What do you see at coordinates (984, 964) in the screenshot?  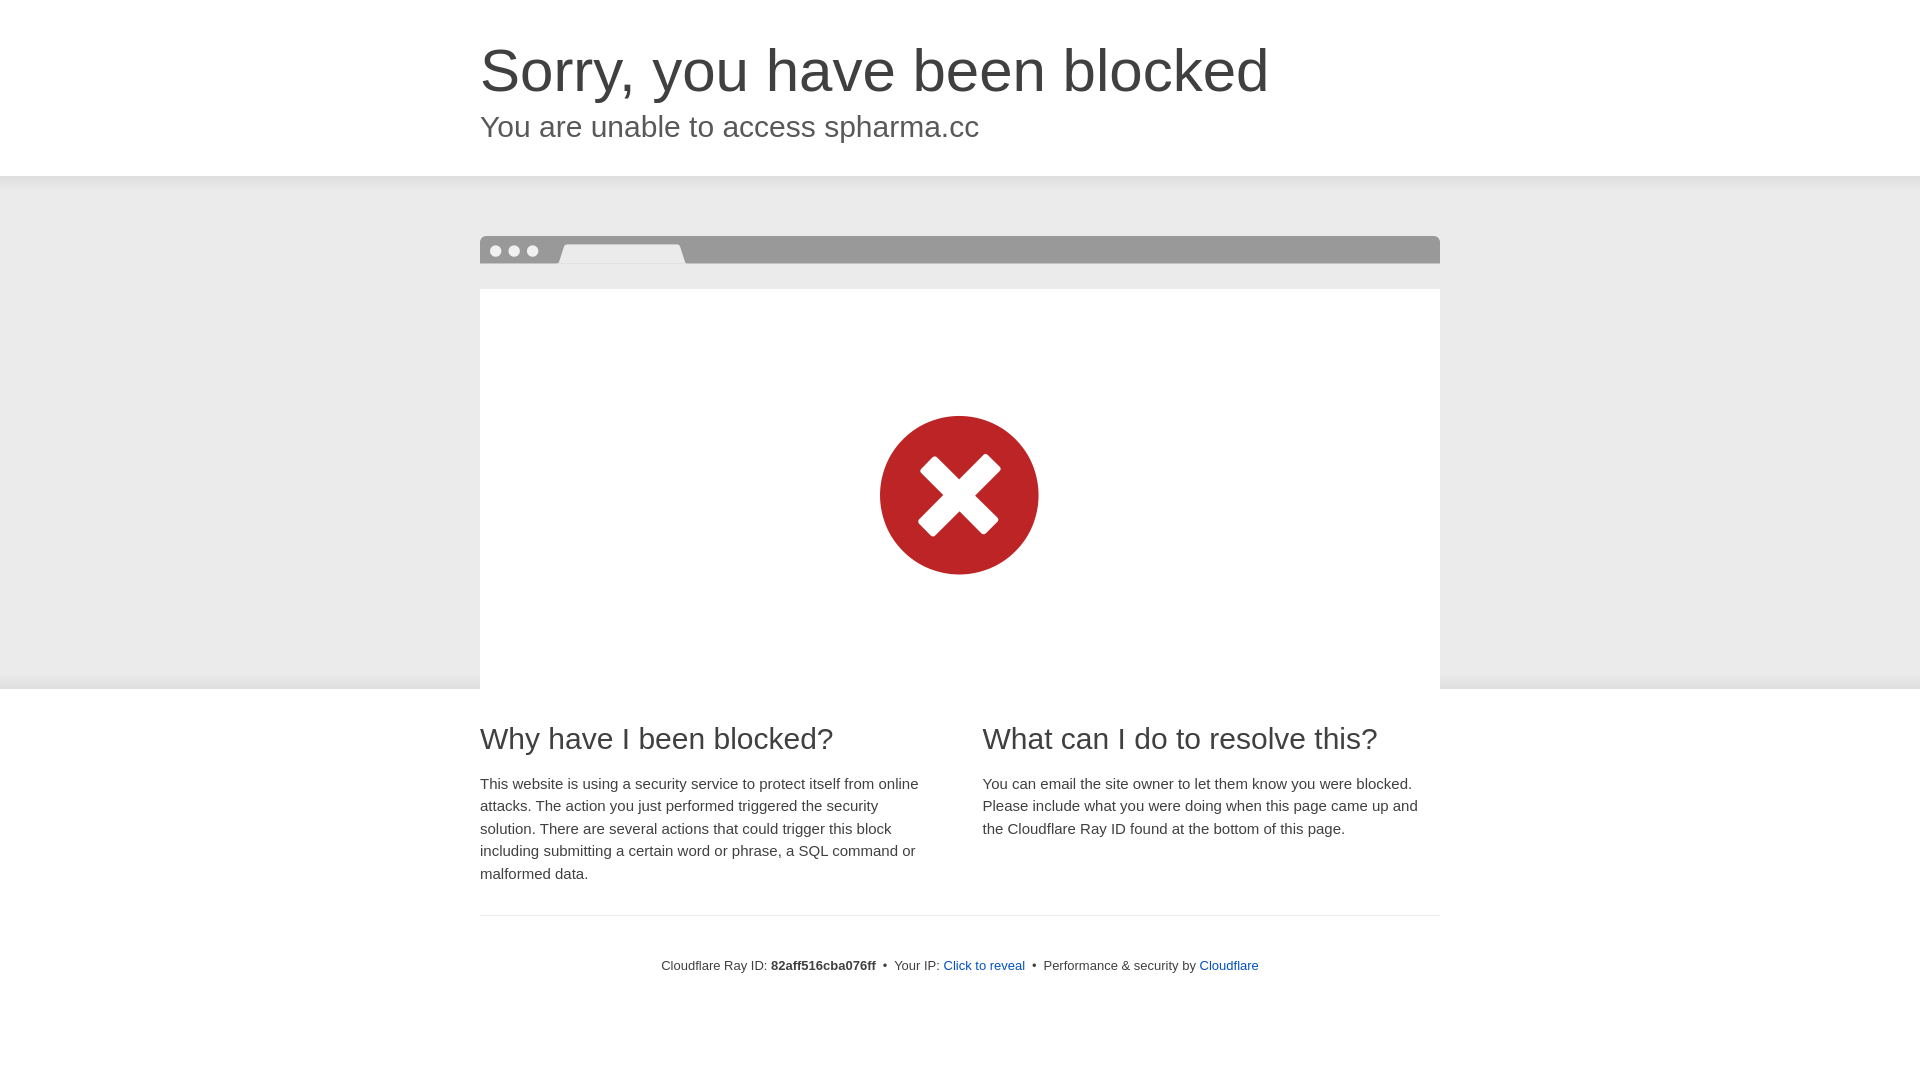 I see `'Click to reveal'` at bounding box center [984, 964].